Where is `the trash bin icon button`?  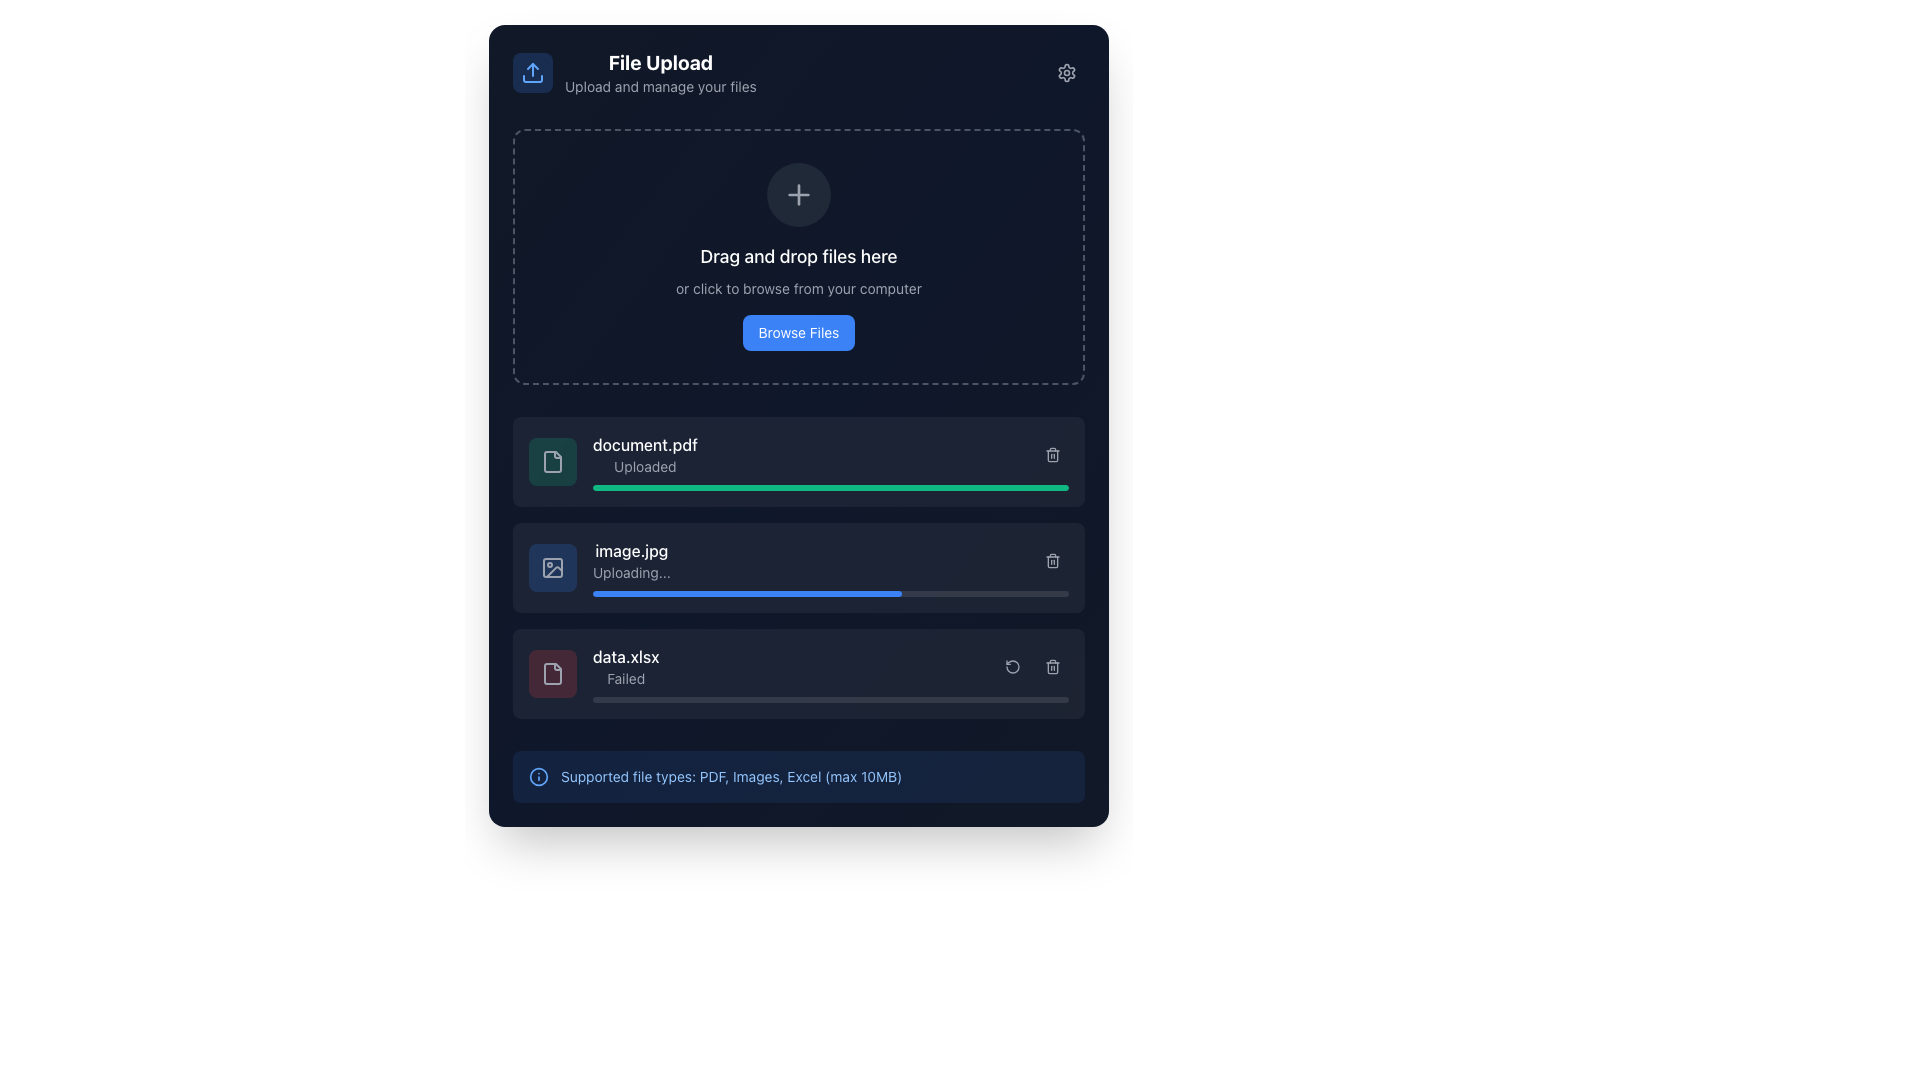 the trash bin icon button is located at coordinates (1051, 667).